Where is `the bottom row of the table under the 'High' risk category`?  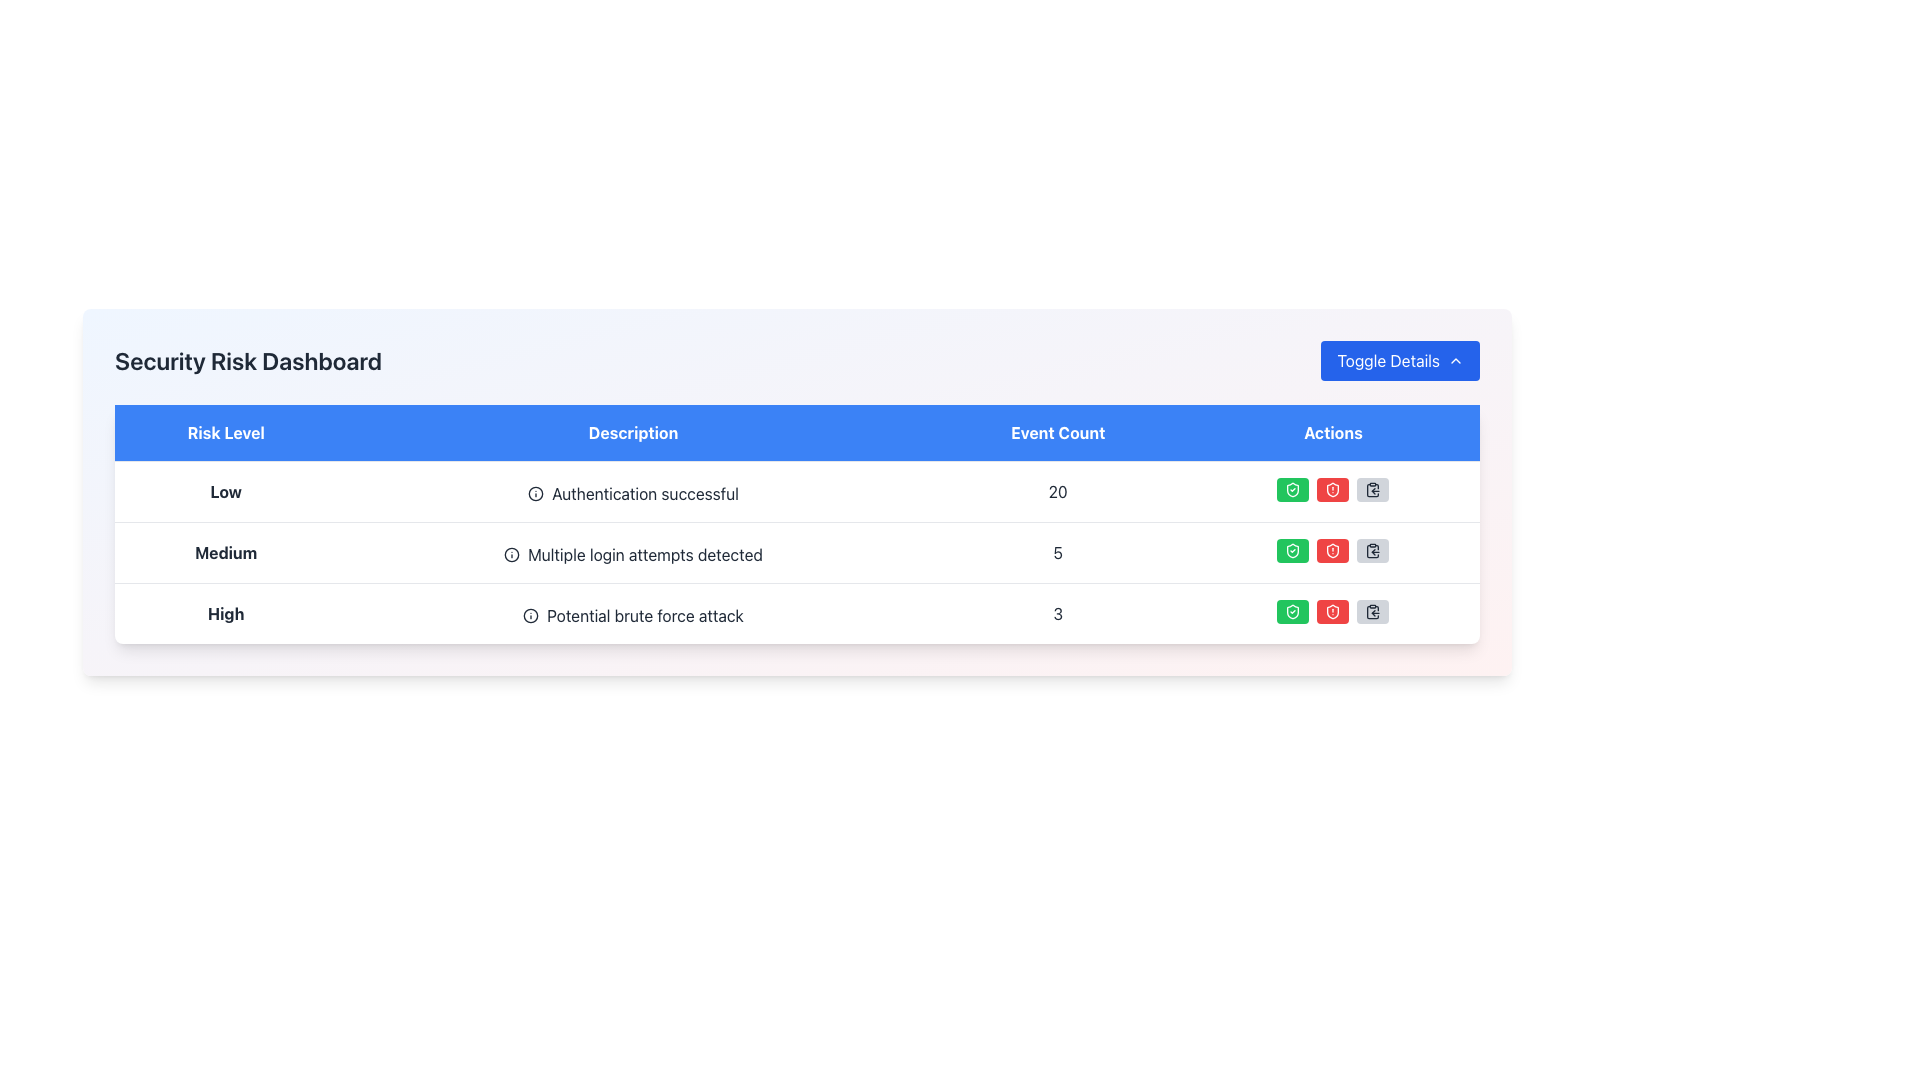
the bottom row of the table under the 'High' risk category is located at coordinates (796, 612).